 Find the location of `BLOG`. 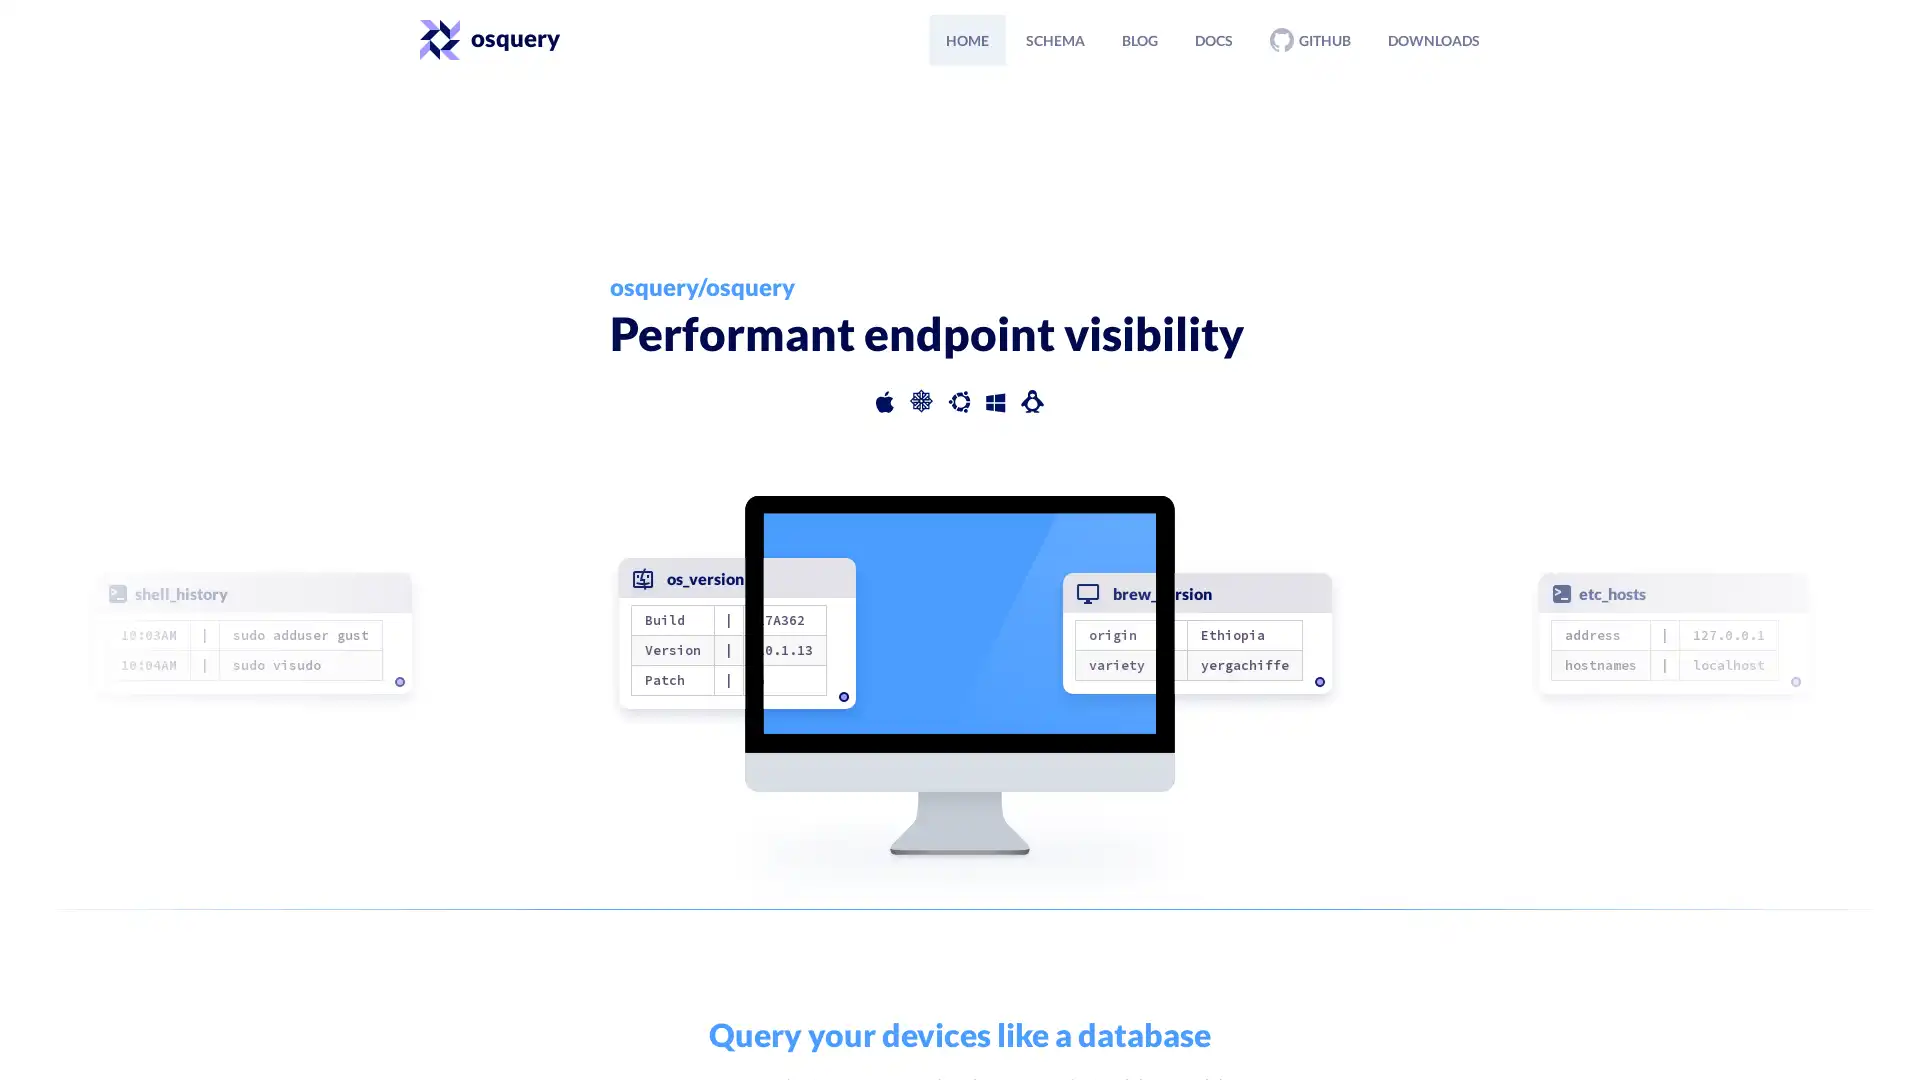

BLOG is located at coordinates (1140, 39).